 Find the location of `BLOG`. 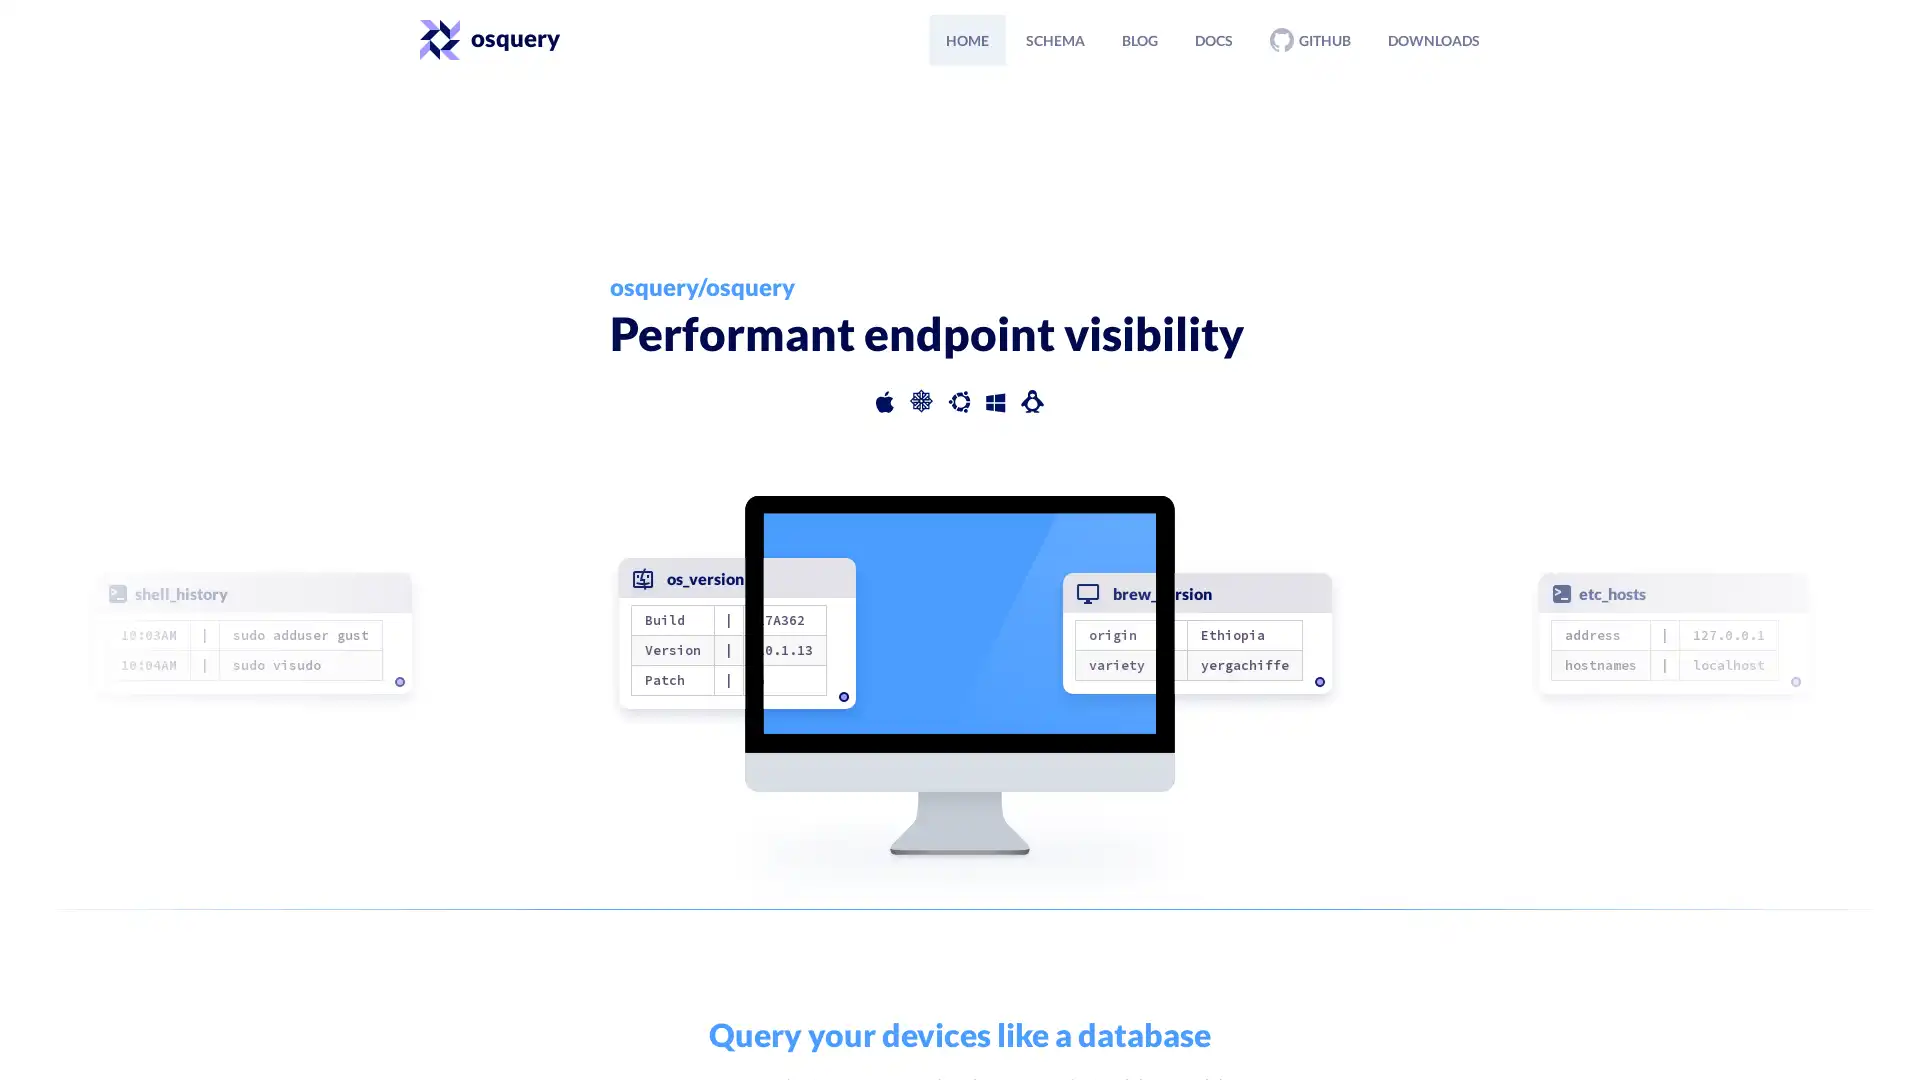

BLOG is located at coordinates (1140, 39).